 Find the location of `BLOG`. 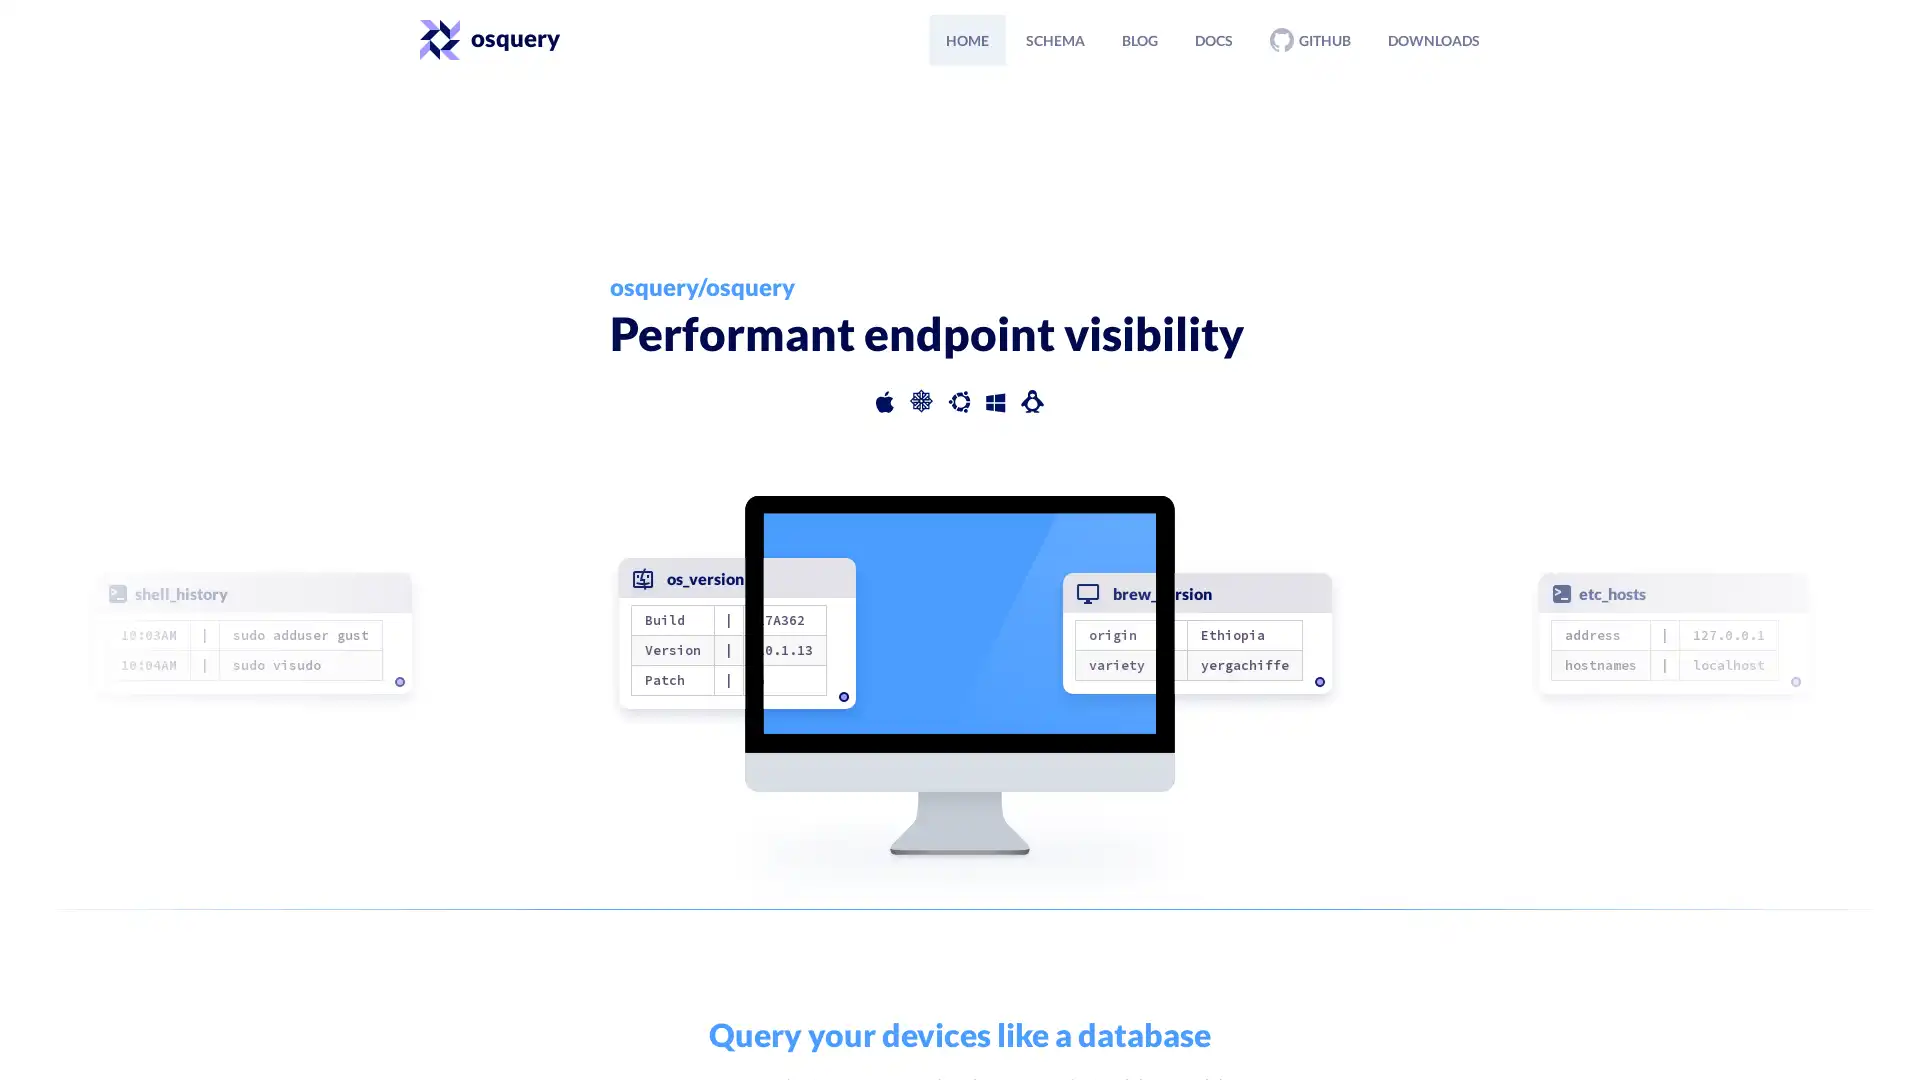

BLOG is located at coordinates (1140, 39).